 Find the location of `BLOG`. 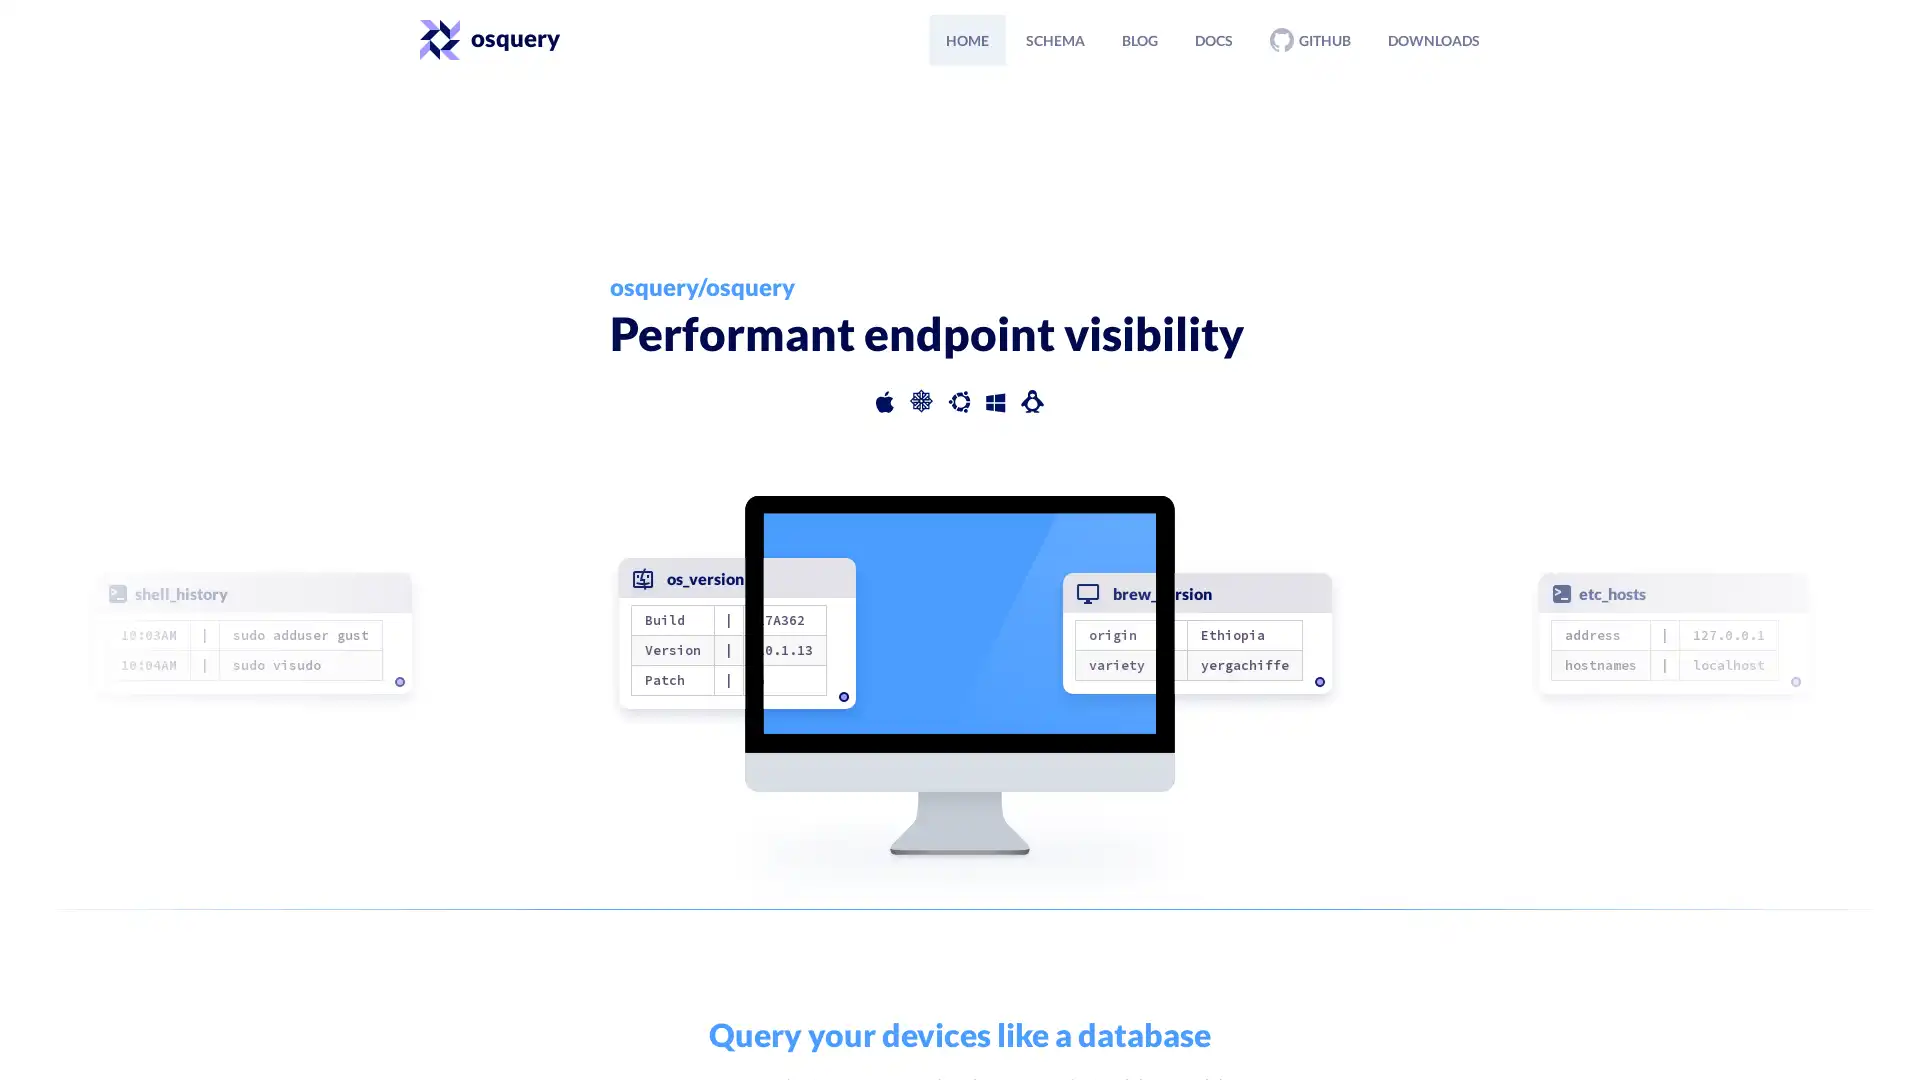

BLOG is located at coordinates (1140, 39).